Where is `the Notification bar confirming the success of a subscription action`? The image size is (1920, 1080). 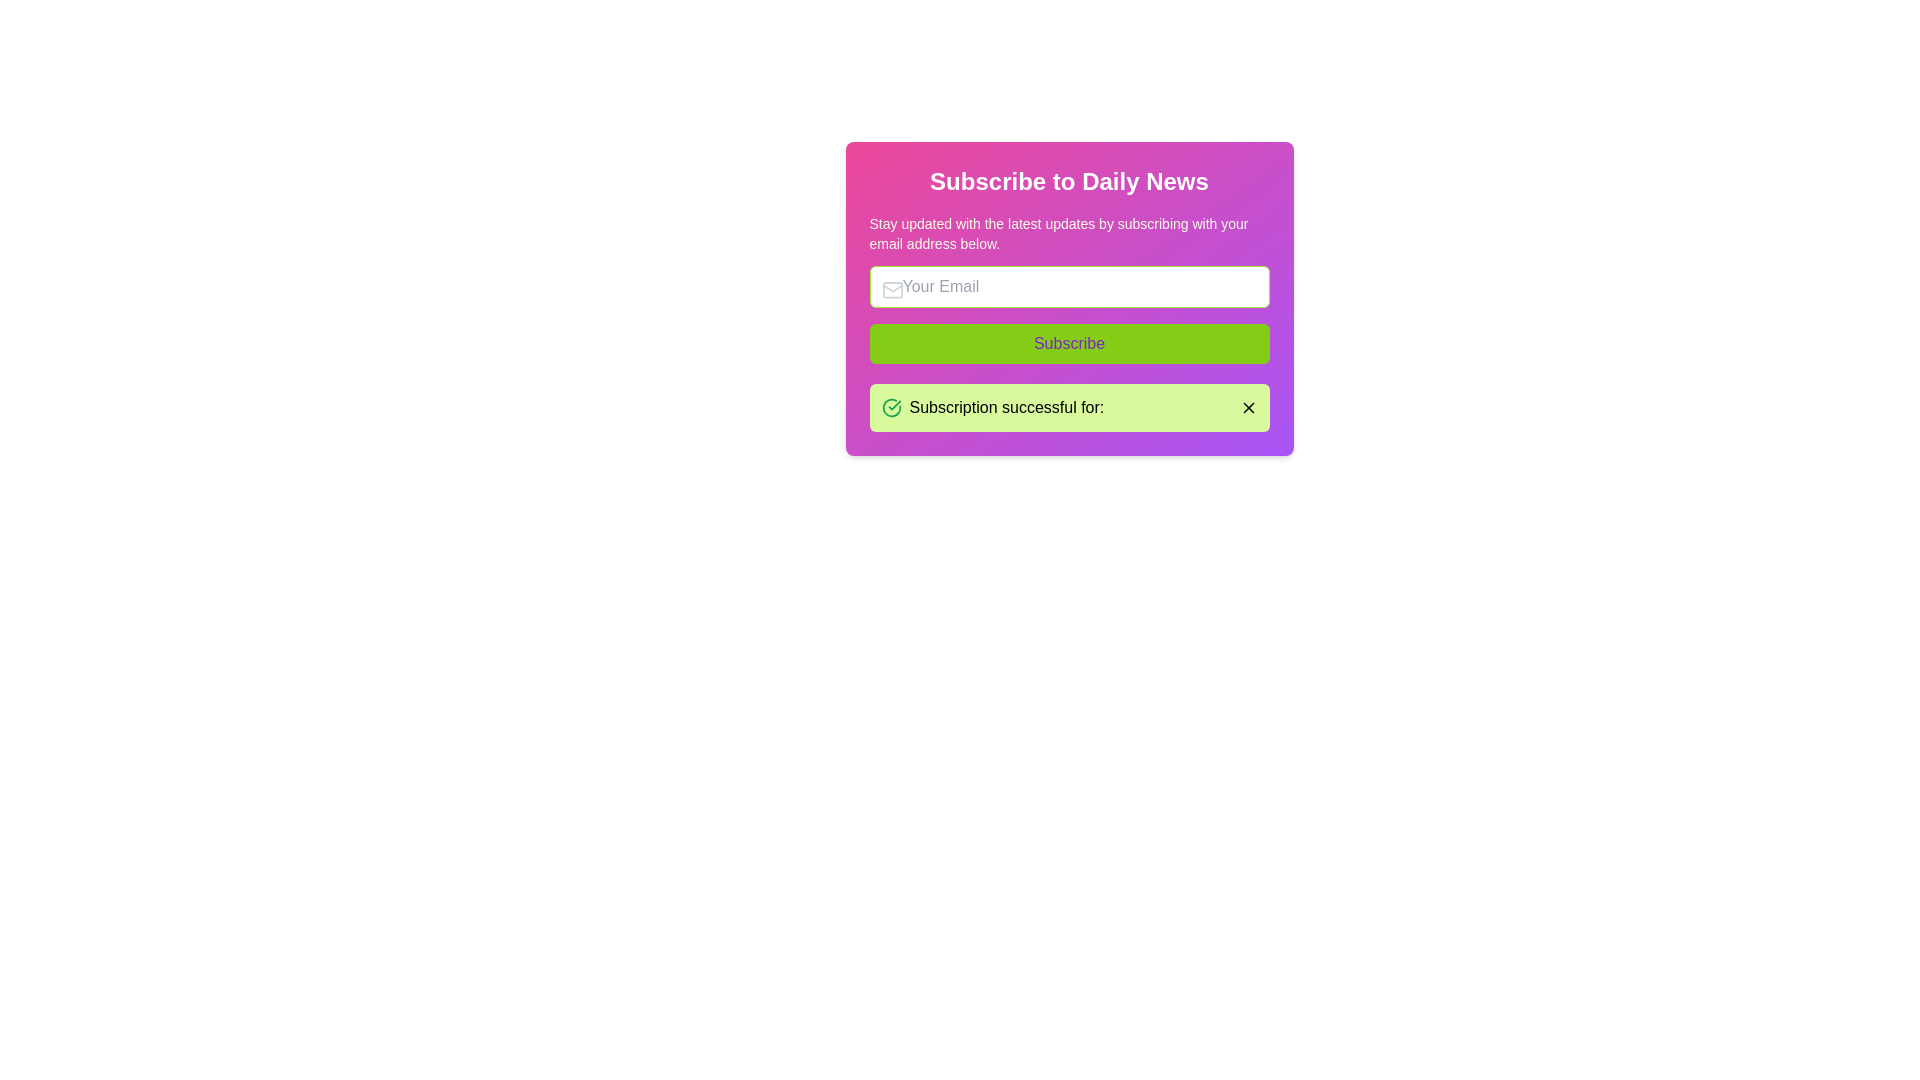 the Notification bar confirming the success of a subscription action is located at coordinates (1068, 407).